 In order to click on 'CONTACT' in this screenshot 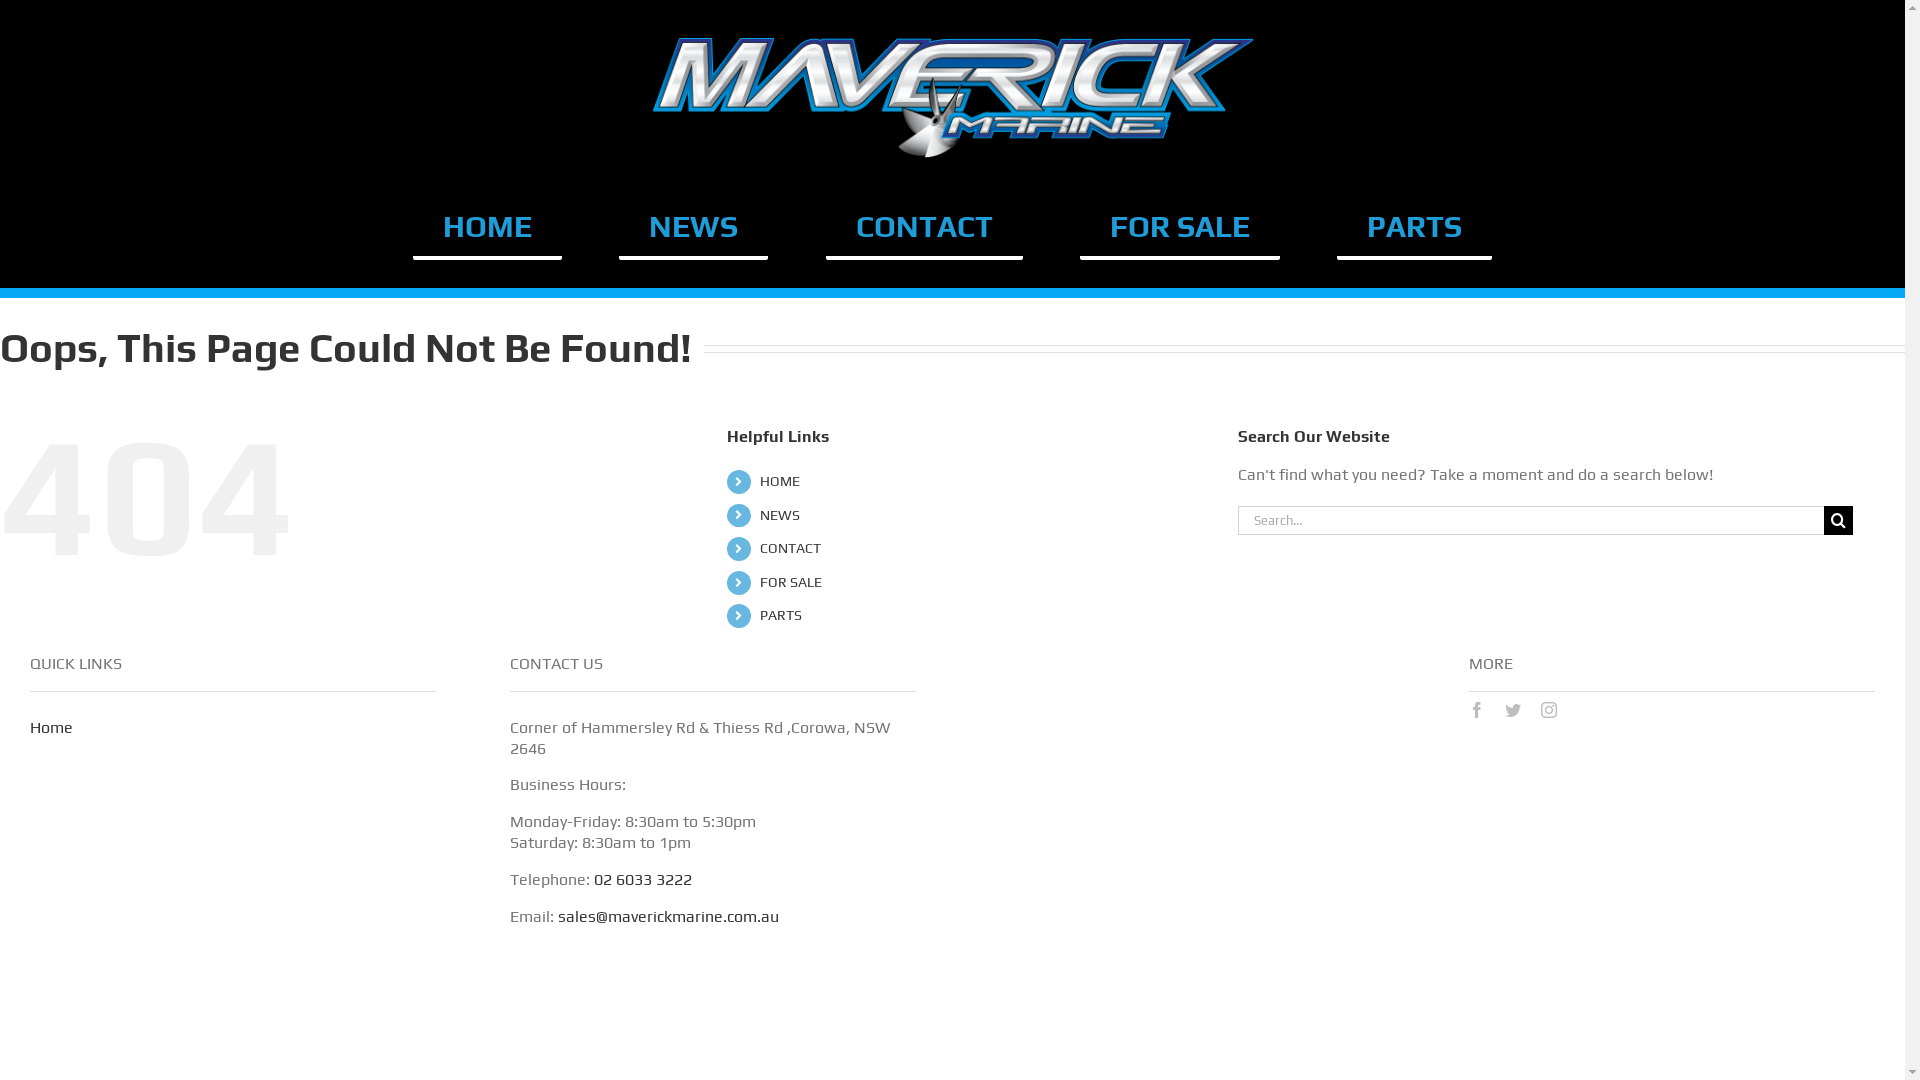, I will do `click(923, 227)`.